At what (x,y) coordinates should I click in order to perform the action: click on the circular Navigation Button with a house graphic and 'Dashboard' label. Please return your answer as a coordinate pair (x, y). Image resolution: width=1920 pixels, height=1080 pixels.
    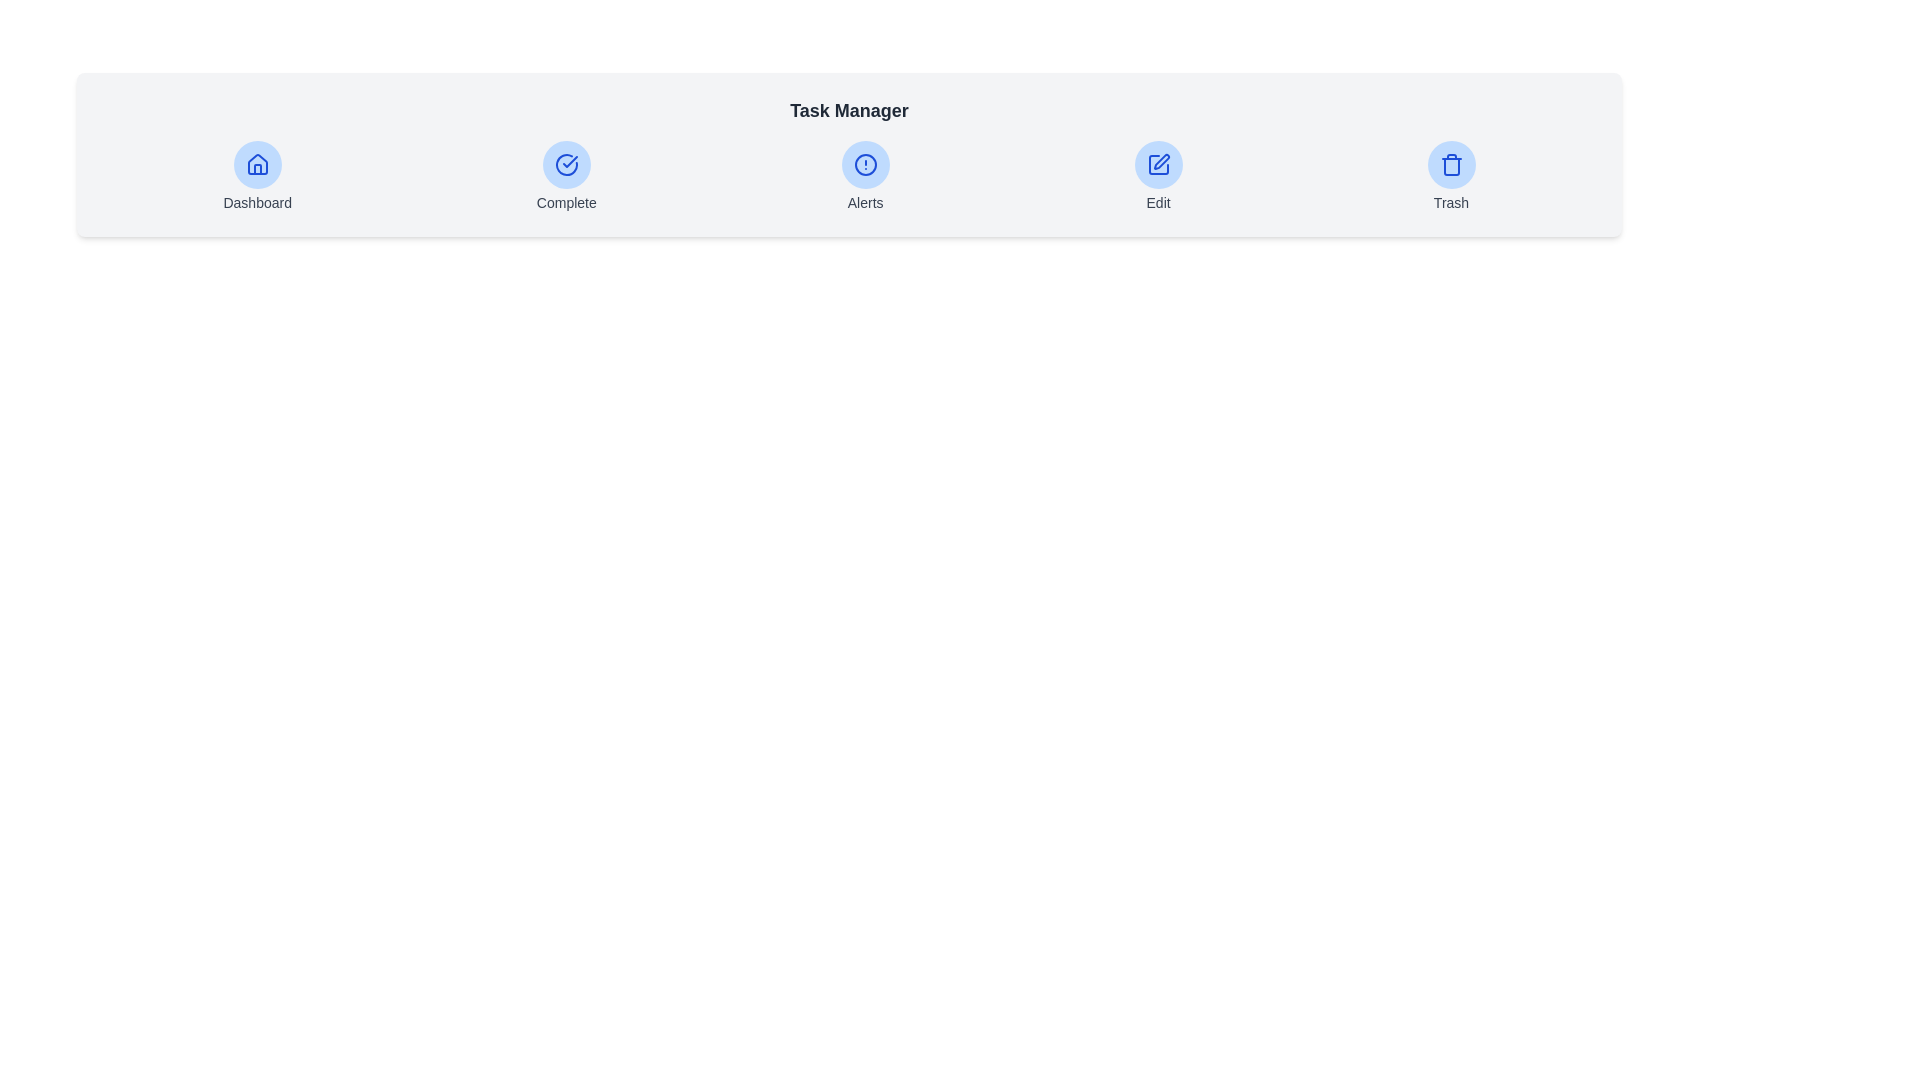
    Looking at the image, I should click on (256, 176).